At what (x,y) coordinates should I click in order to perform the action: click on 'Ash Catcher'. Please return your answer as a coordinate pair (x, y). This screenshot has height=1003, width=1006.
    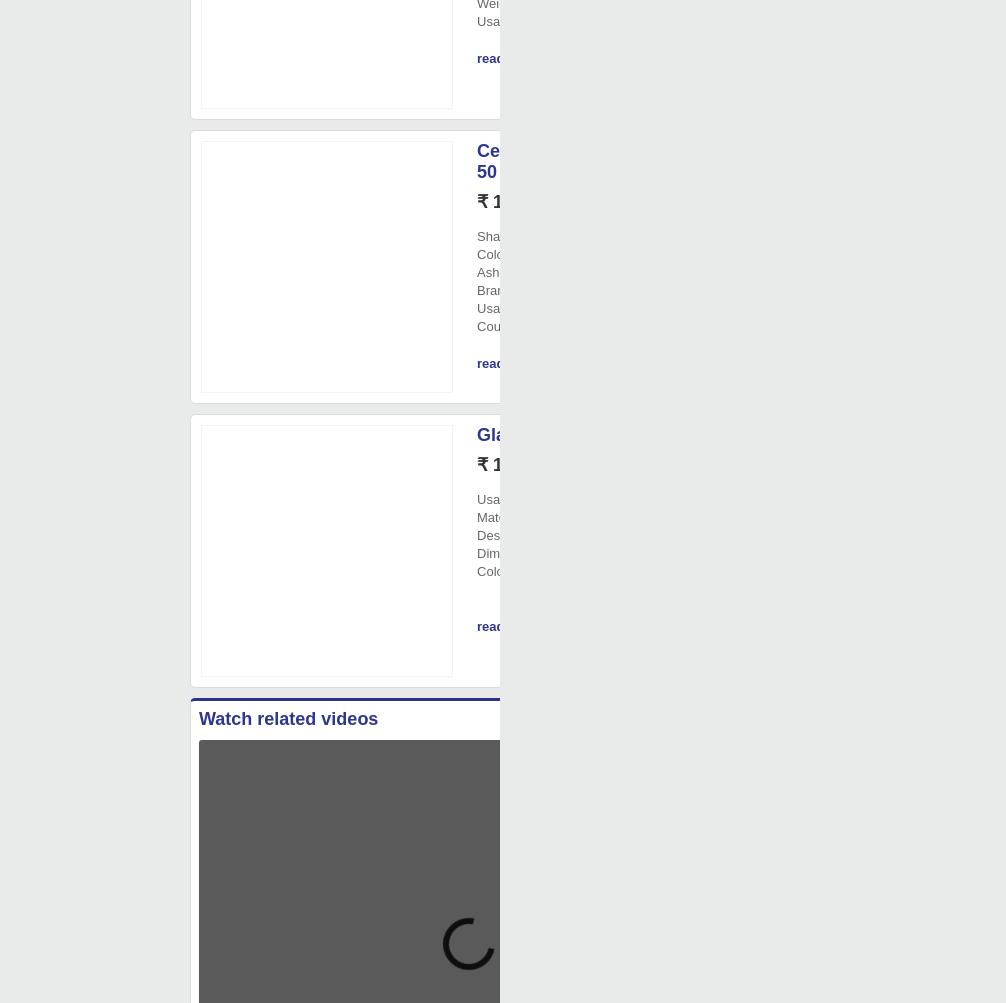
    Looking at the image, I should click on (512, 272).